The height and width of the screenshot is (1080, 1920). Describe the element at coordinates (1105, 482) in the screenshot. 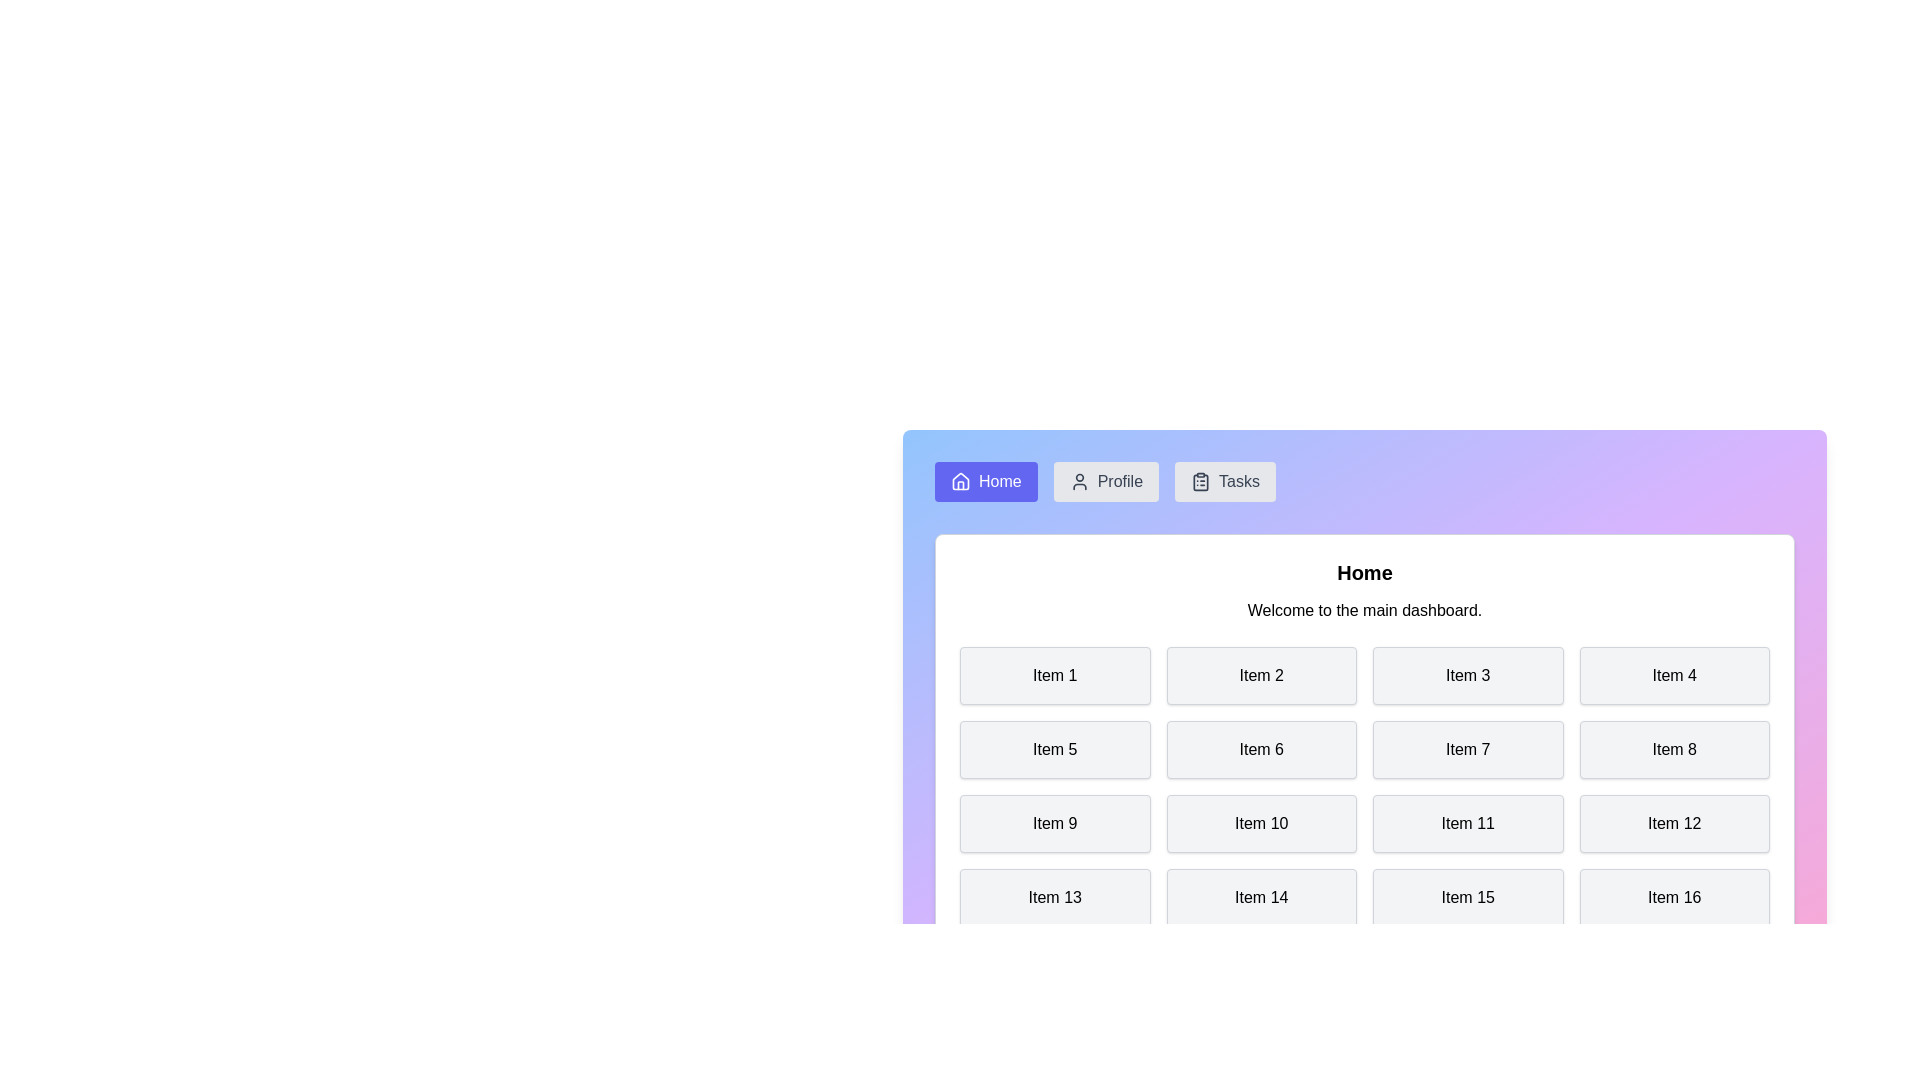

I see `the Profile tab by clicking its navigation button` at that location.